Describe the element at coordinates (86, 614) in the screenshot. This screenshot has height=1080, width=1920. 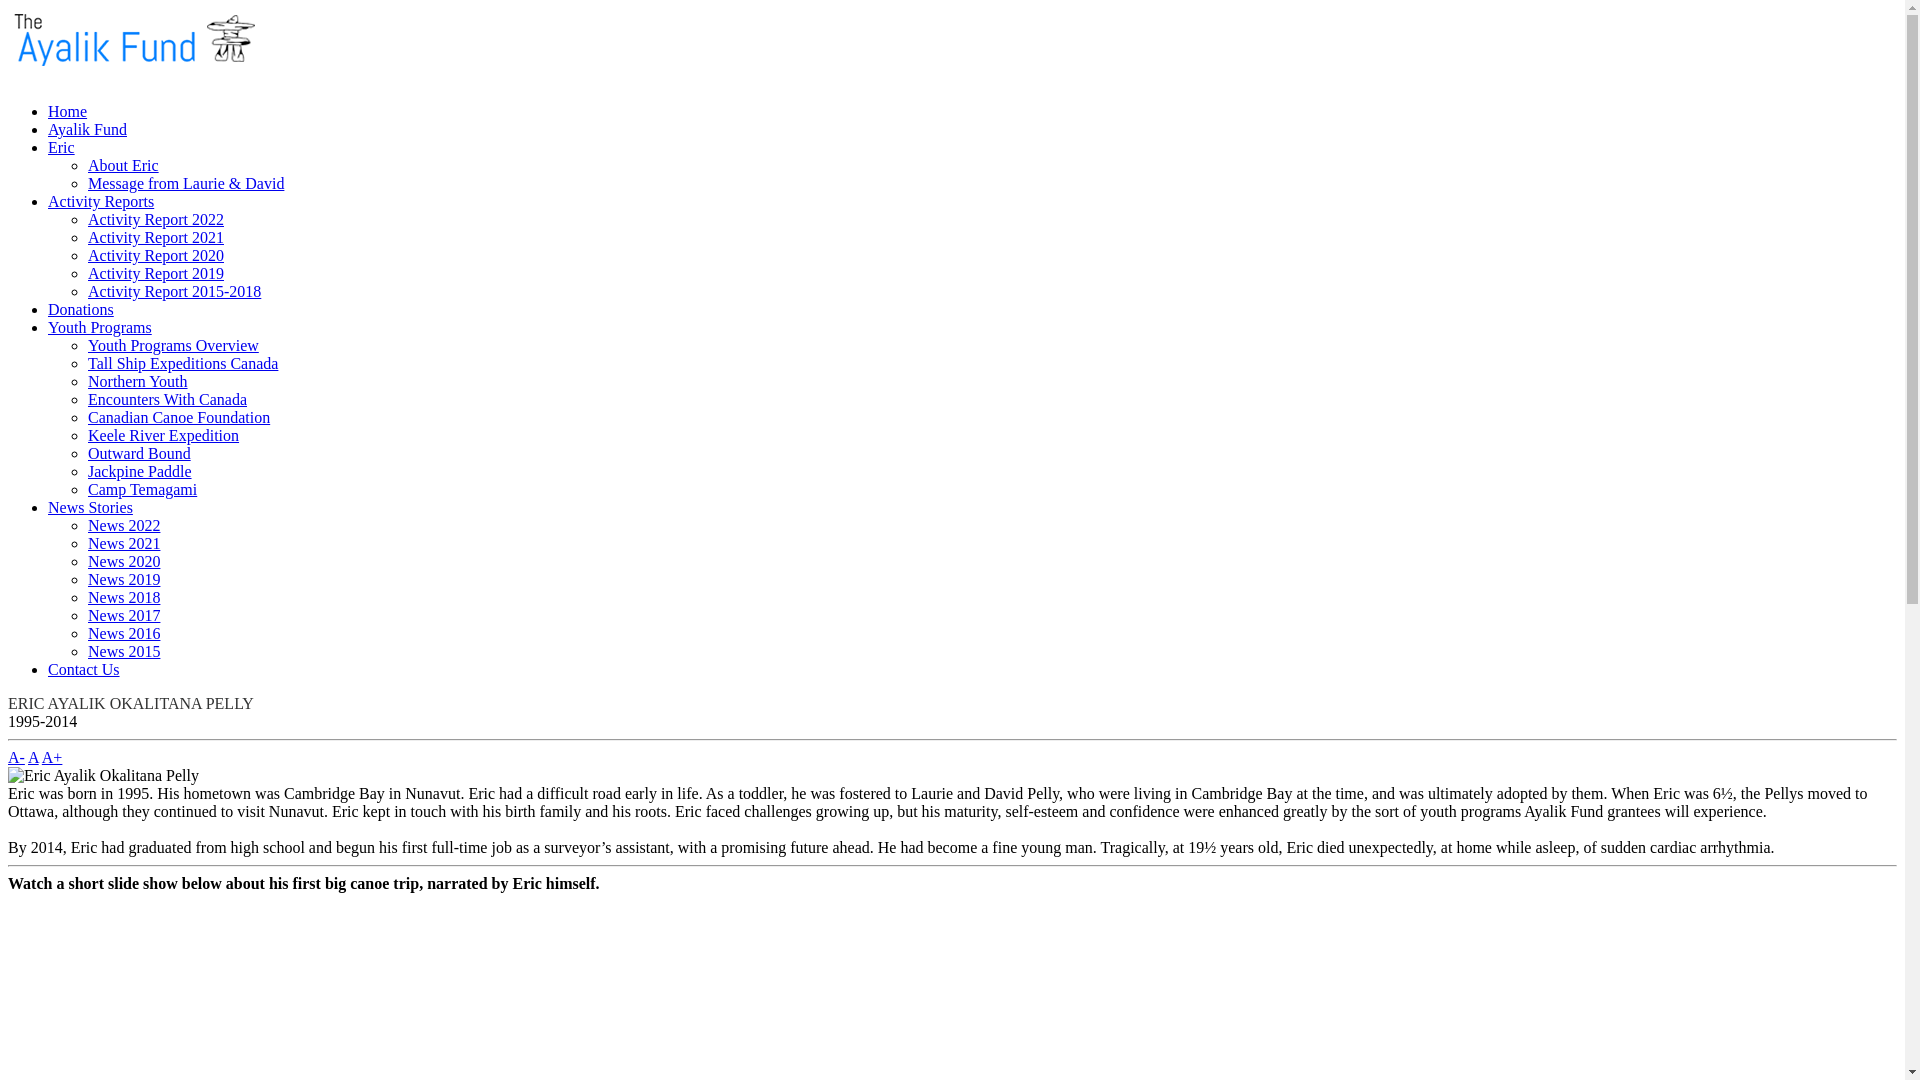
I see `'News 2017'` at that location.